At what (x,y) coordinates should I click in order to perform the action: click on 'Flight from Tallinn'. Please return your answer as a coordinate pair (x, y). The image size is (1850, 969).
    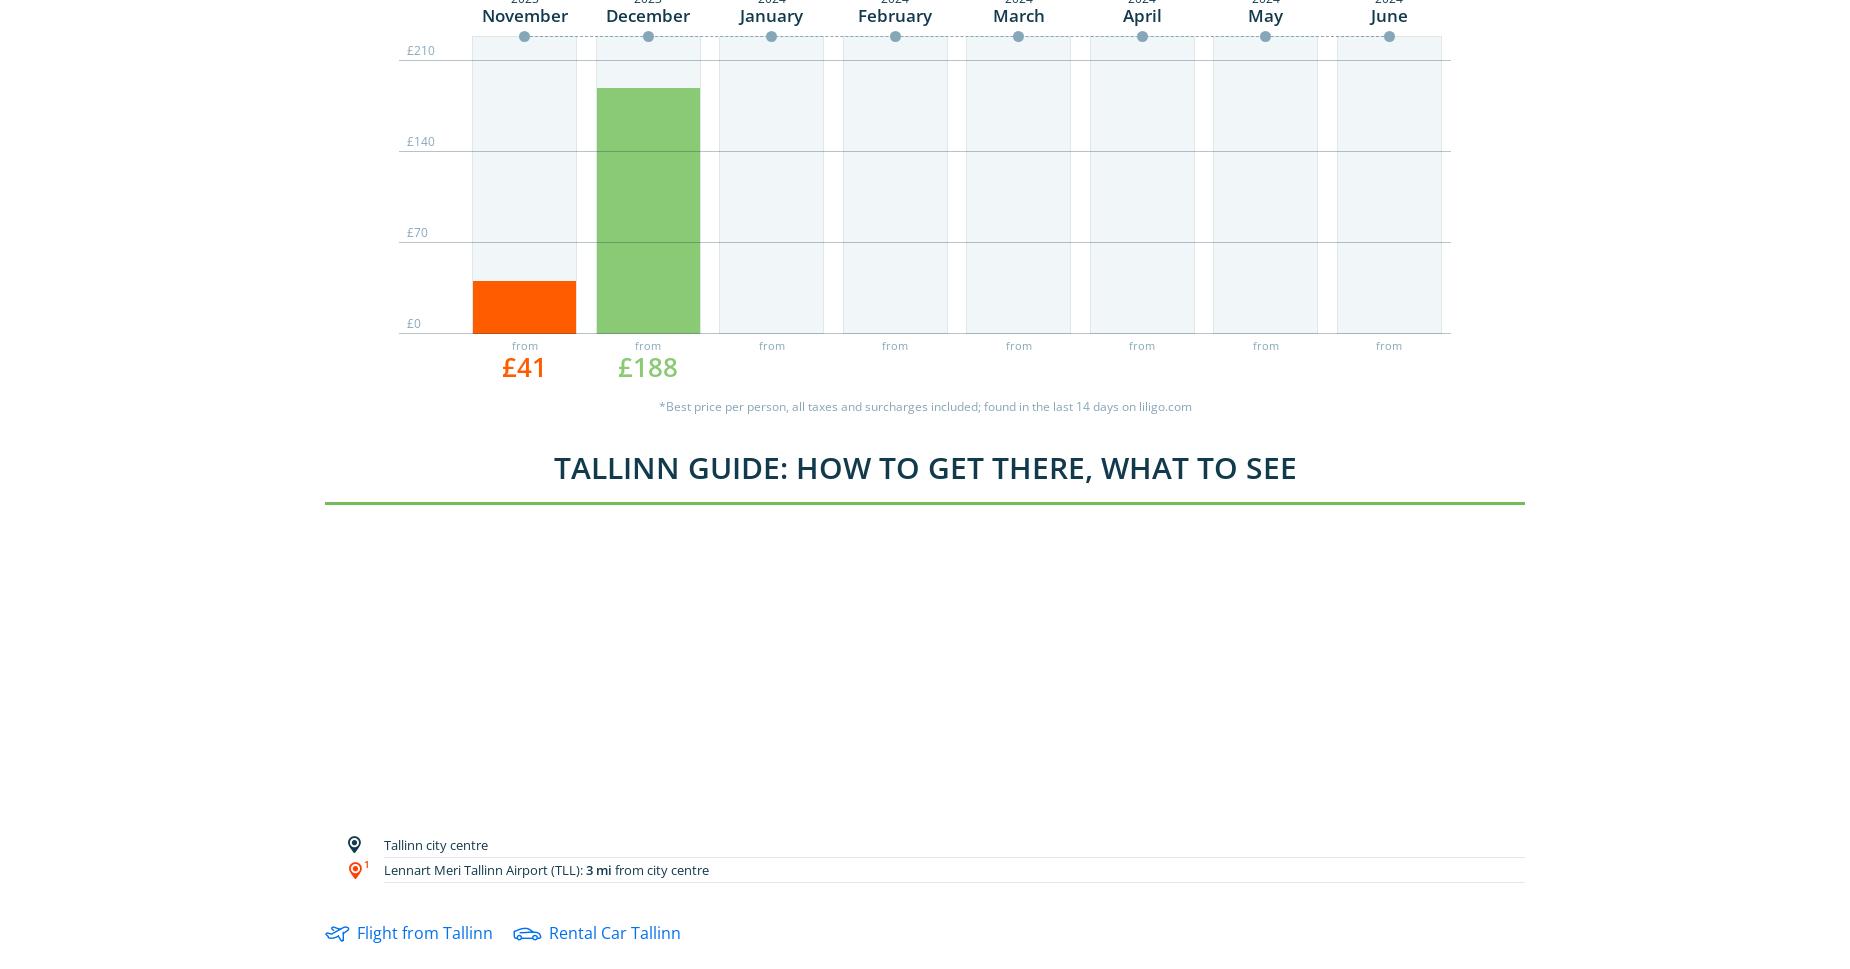
    Looking at the image, I should click on (423, 930).